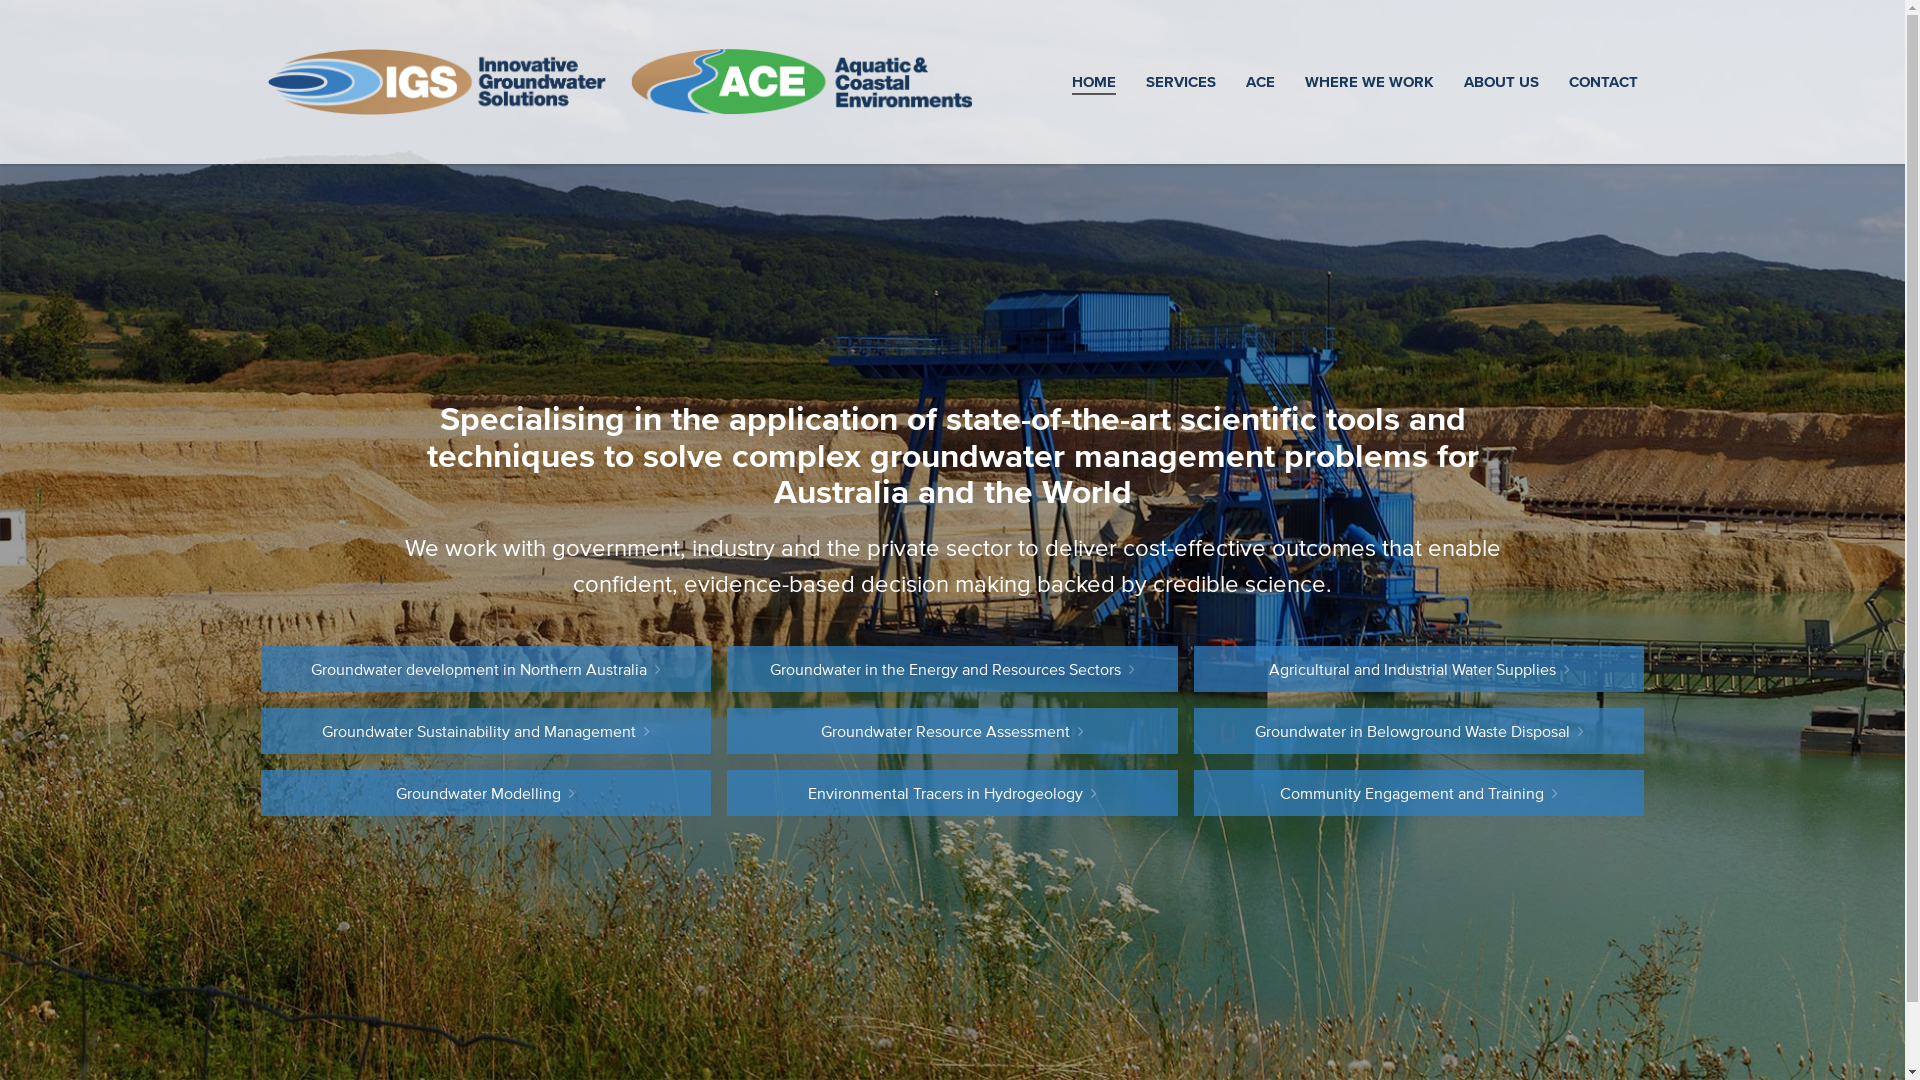 Image resolution: width=1920 pixels, height=1080 pixels. What do you see at coordinates (1258, 80) in the screenshot?
I see `'ACE'` at bounding box center [1258, 80].